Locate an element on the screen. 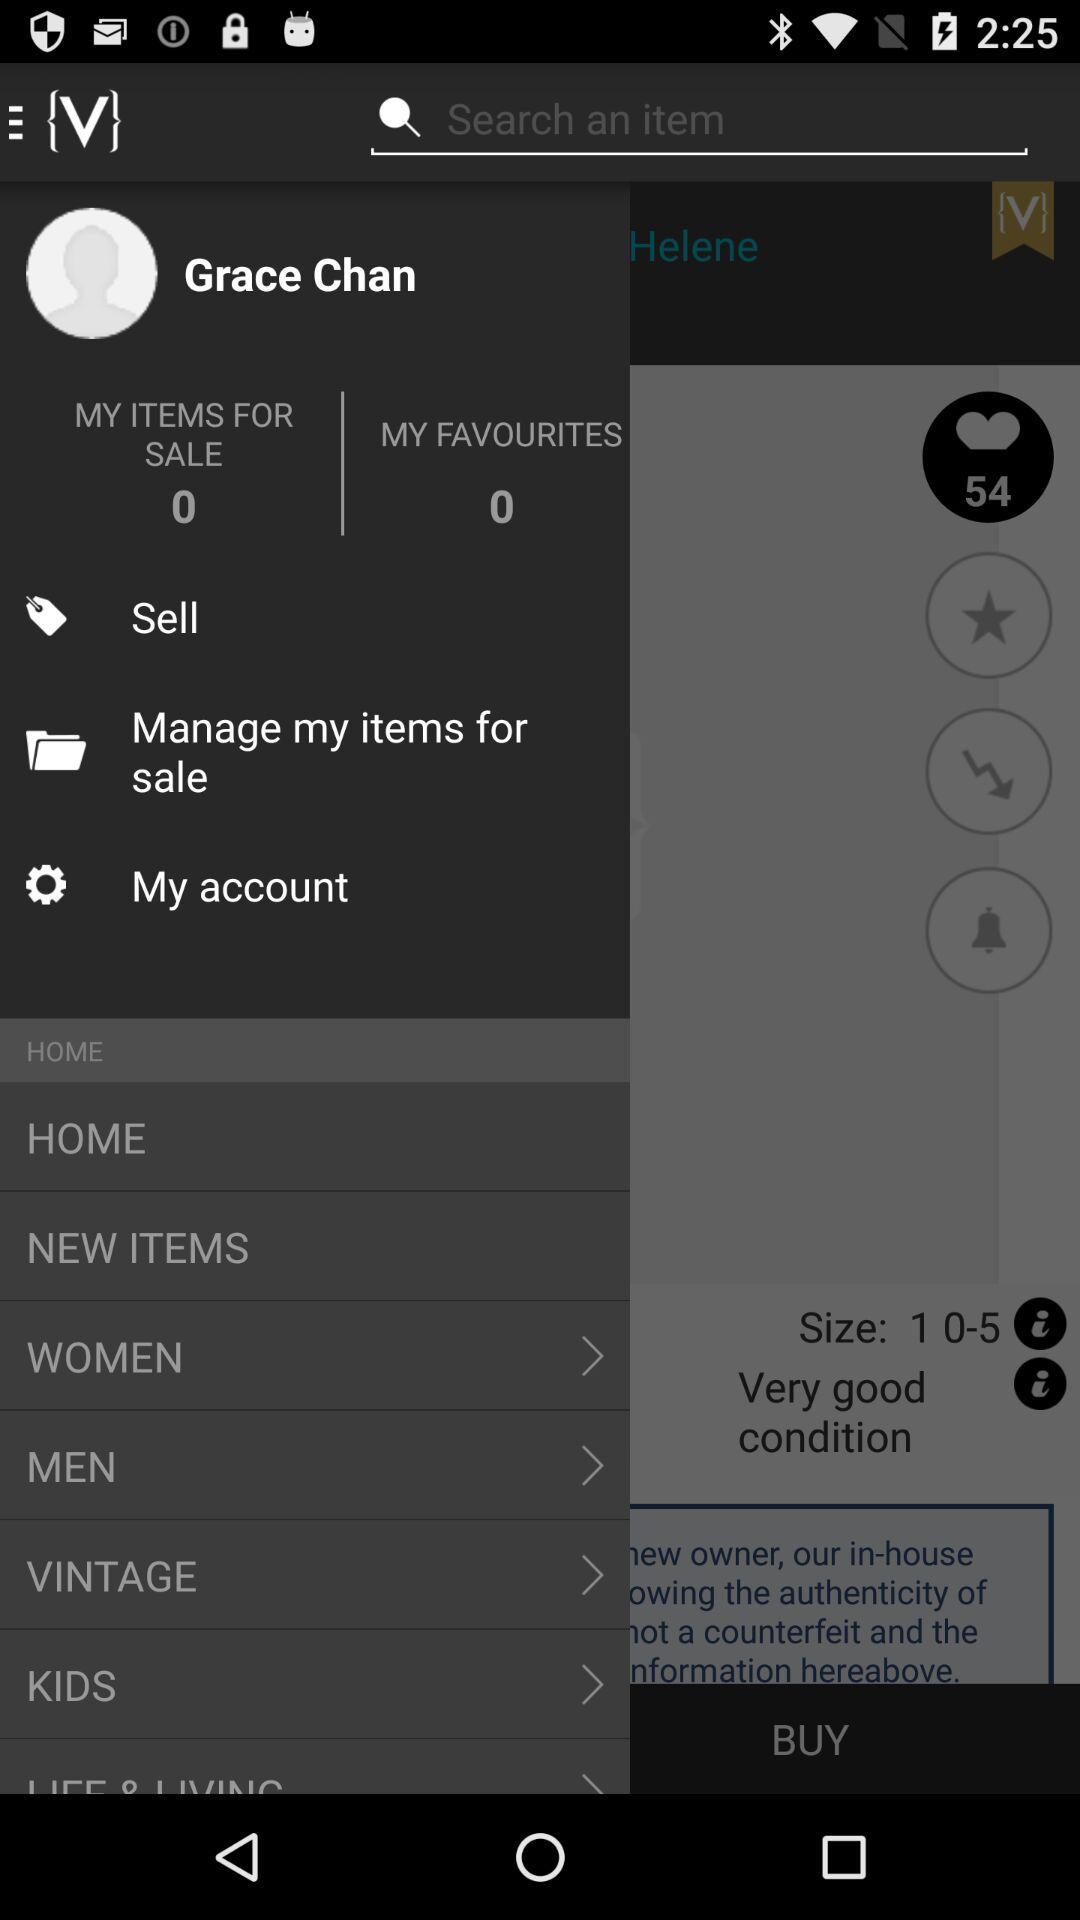  the avatar icon is located at coordinates (91, 291).